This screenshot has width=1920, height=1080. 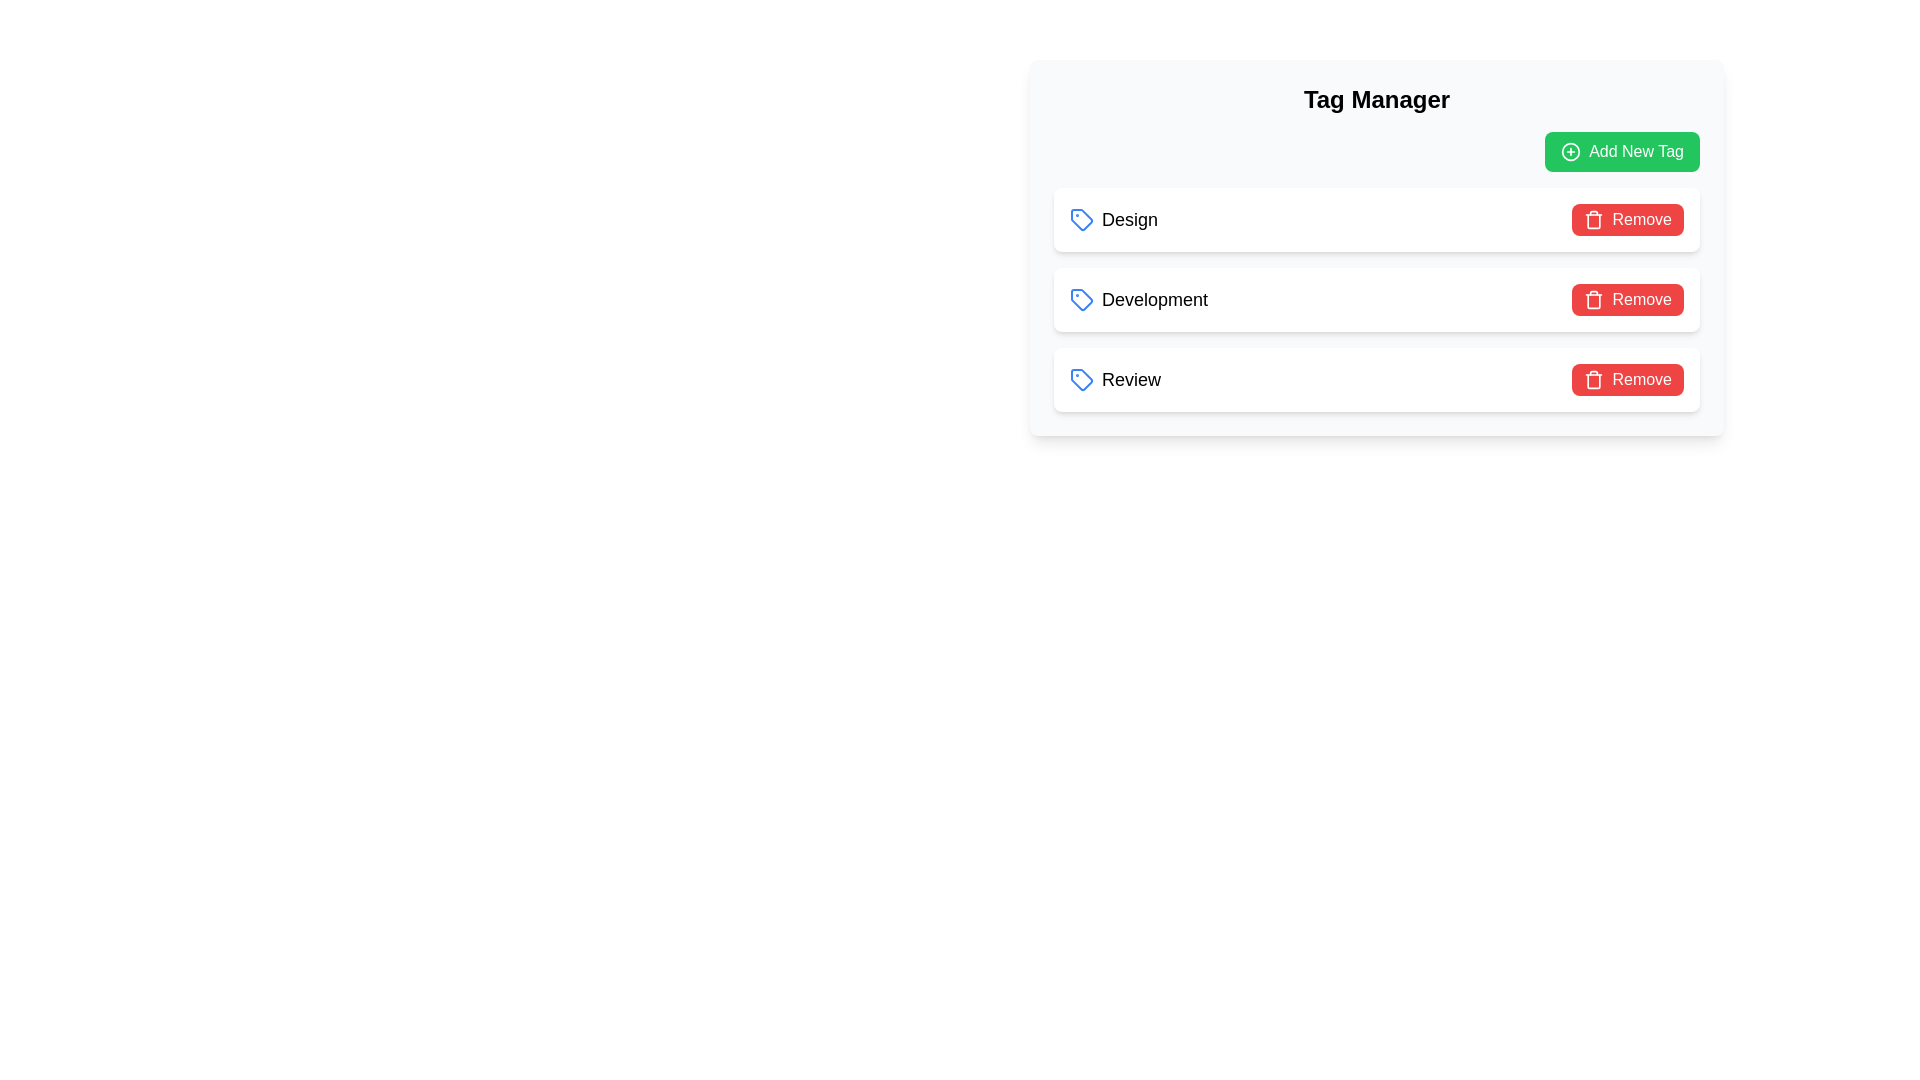 What do you see at coordinates (1570, 150) in the screenshot?
I see `the circular element with a black outline and white background, part of the 'circle-plus' icon located to the right of the 'Add New Tag' button` at bounding box center [1570, 150].